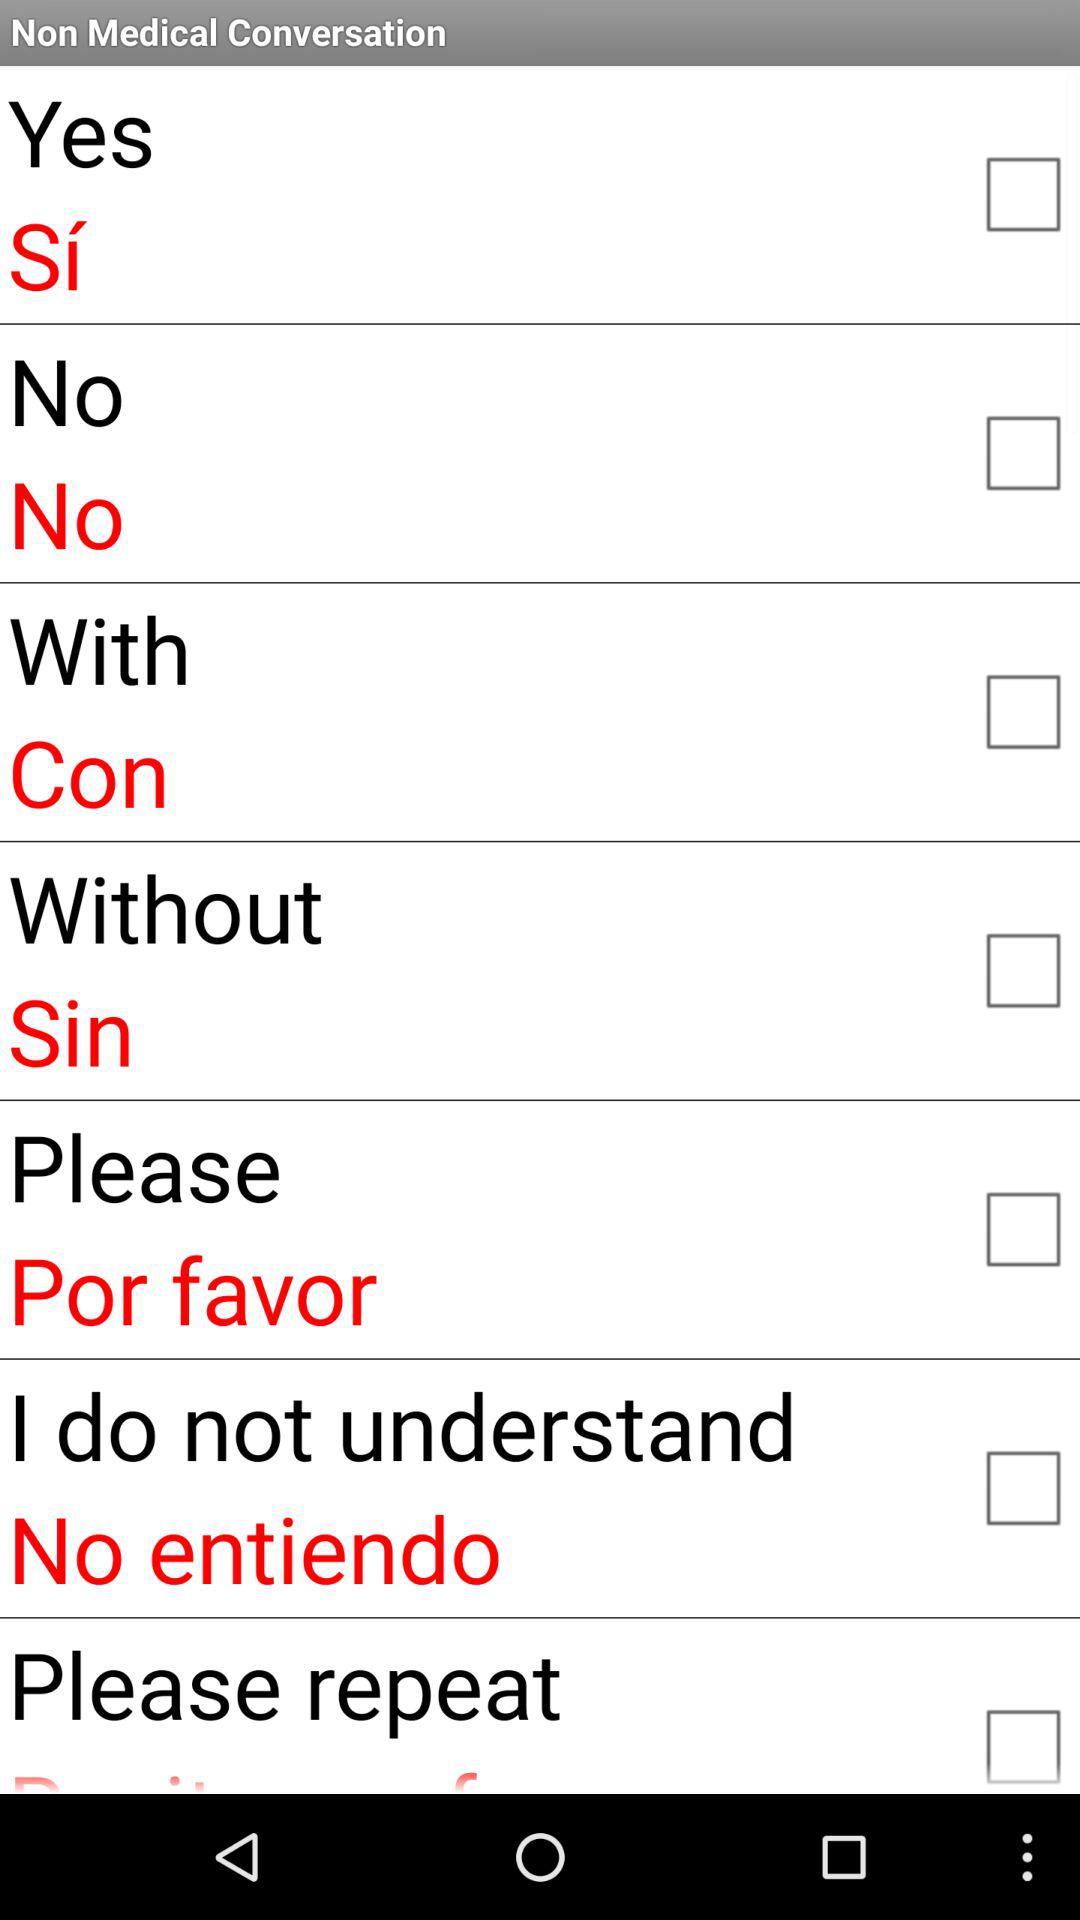 This screenshot has width=1080, height=1920. I want to click on please, so click(1022, 1226).